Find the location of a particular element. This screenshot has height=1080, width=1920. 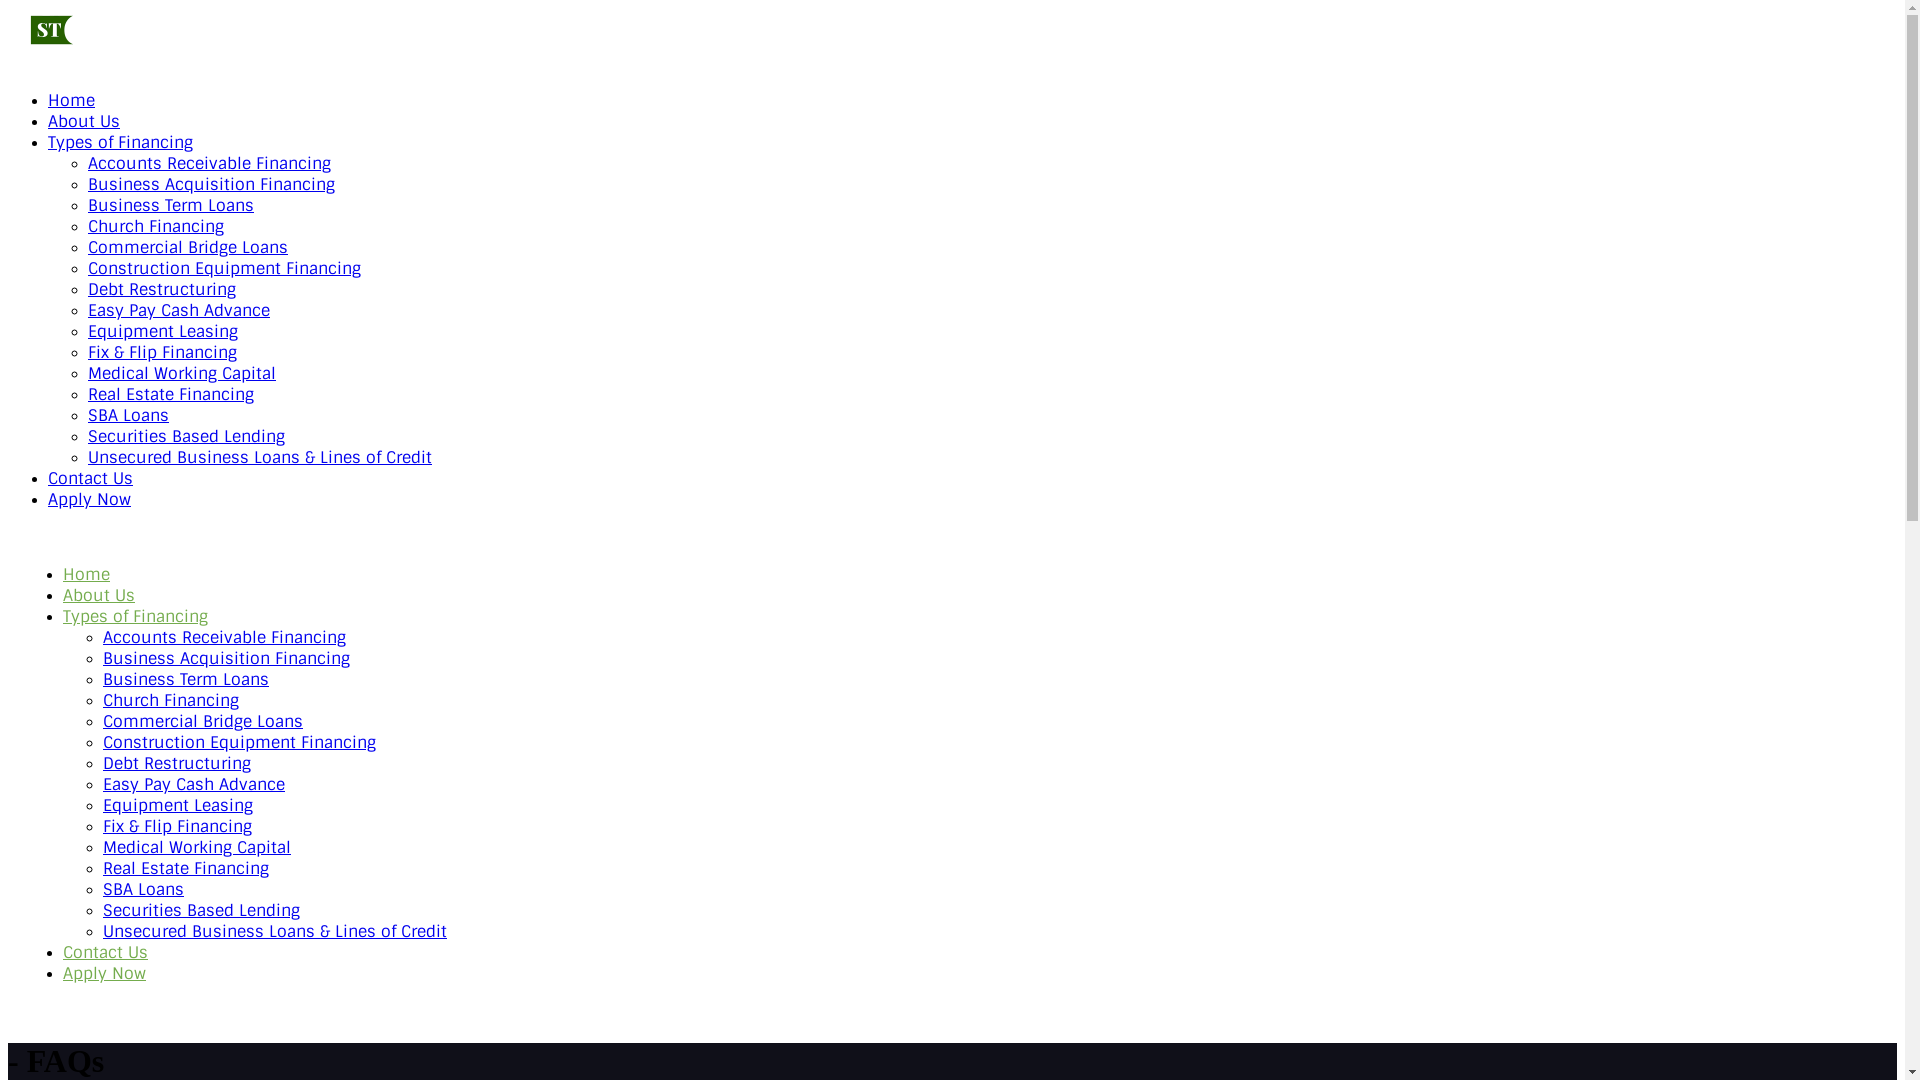

'Apply Now' is located at coordinates (103, 972).